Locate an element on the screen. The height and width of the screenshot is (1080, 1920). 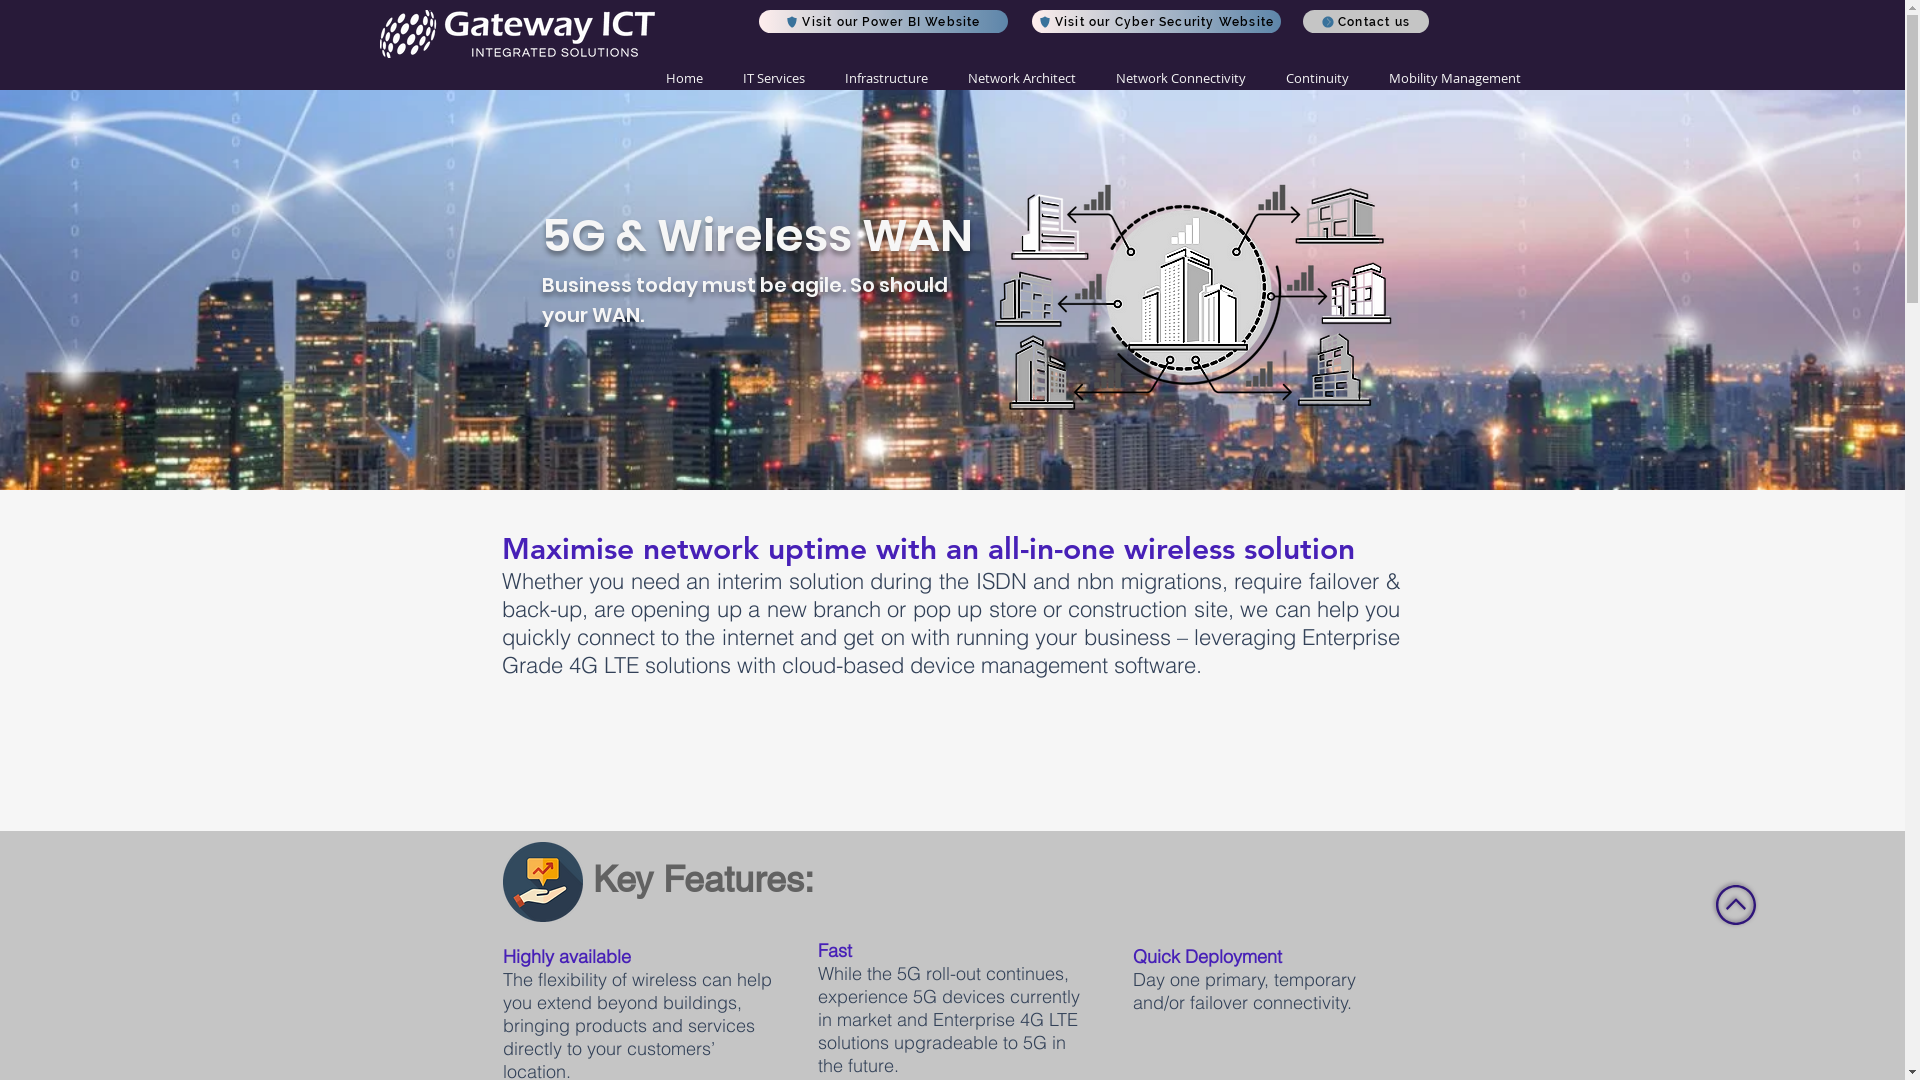
'IT Services' is located at coordinates (771, 77).